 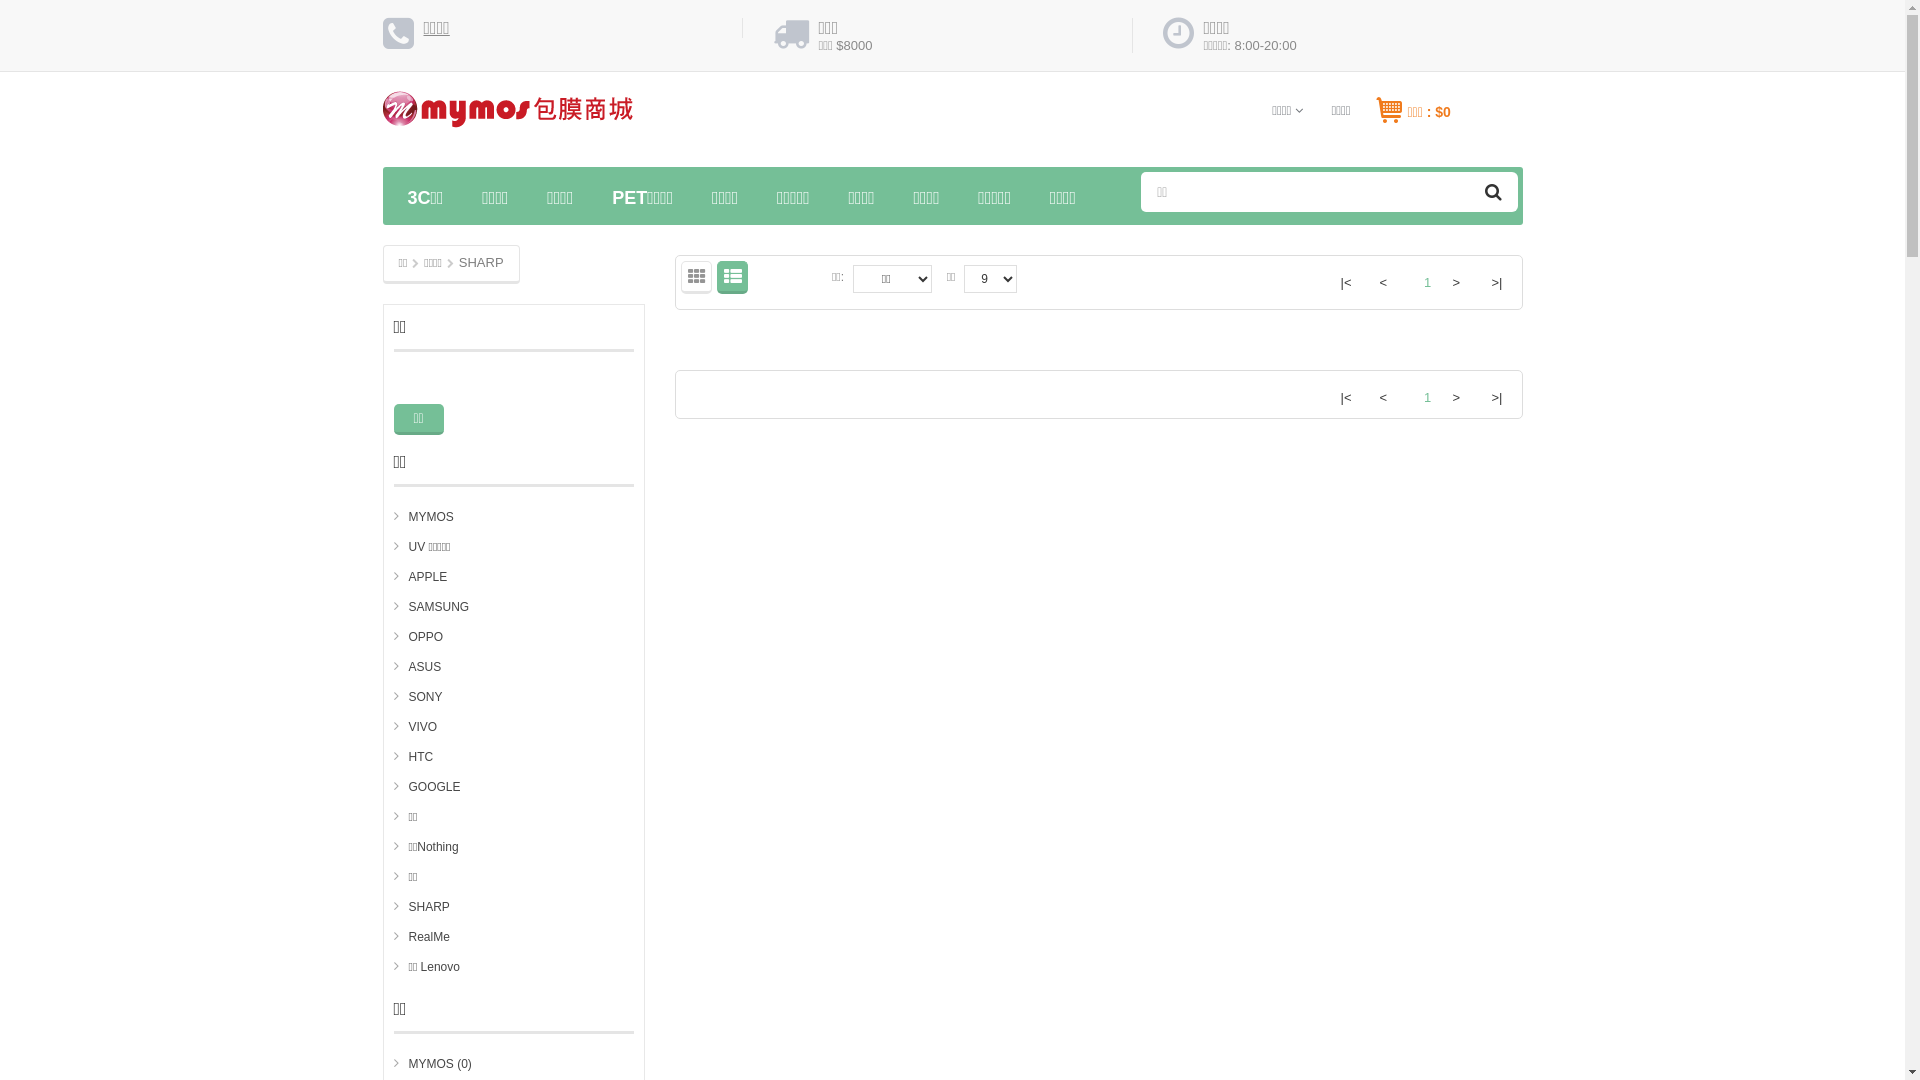 What do you see at coordinates (393, 785) in the screenshot?
I see `'GOOGLE'` at bounding box center [393, 785].